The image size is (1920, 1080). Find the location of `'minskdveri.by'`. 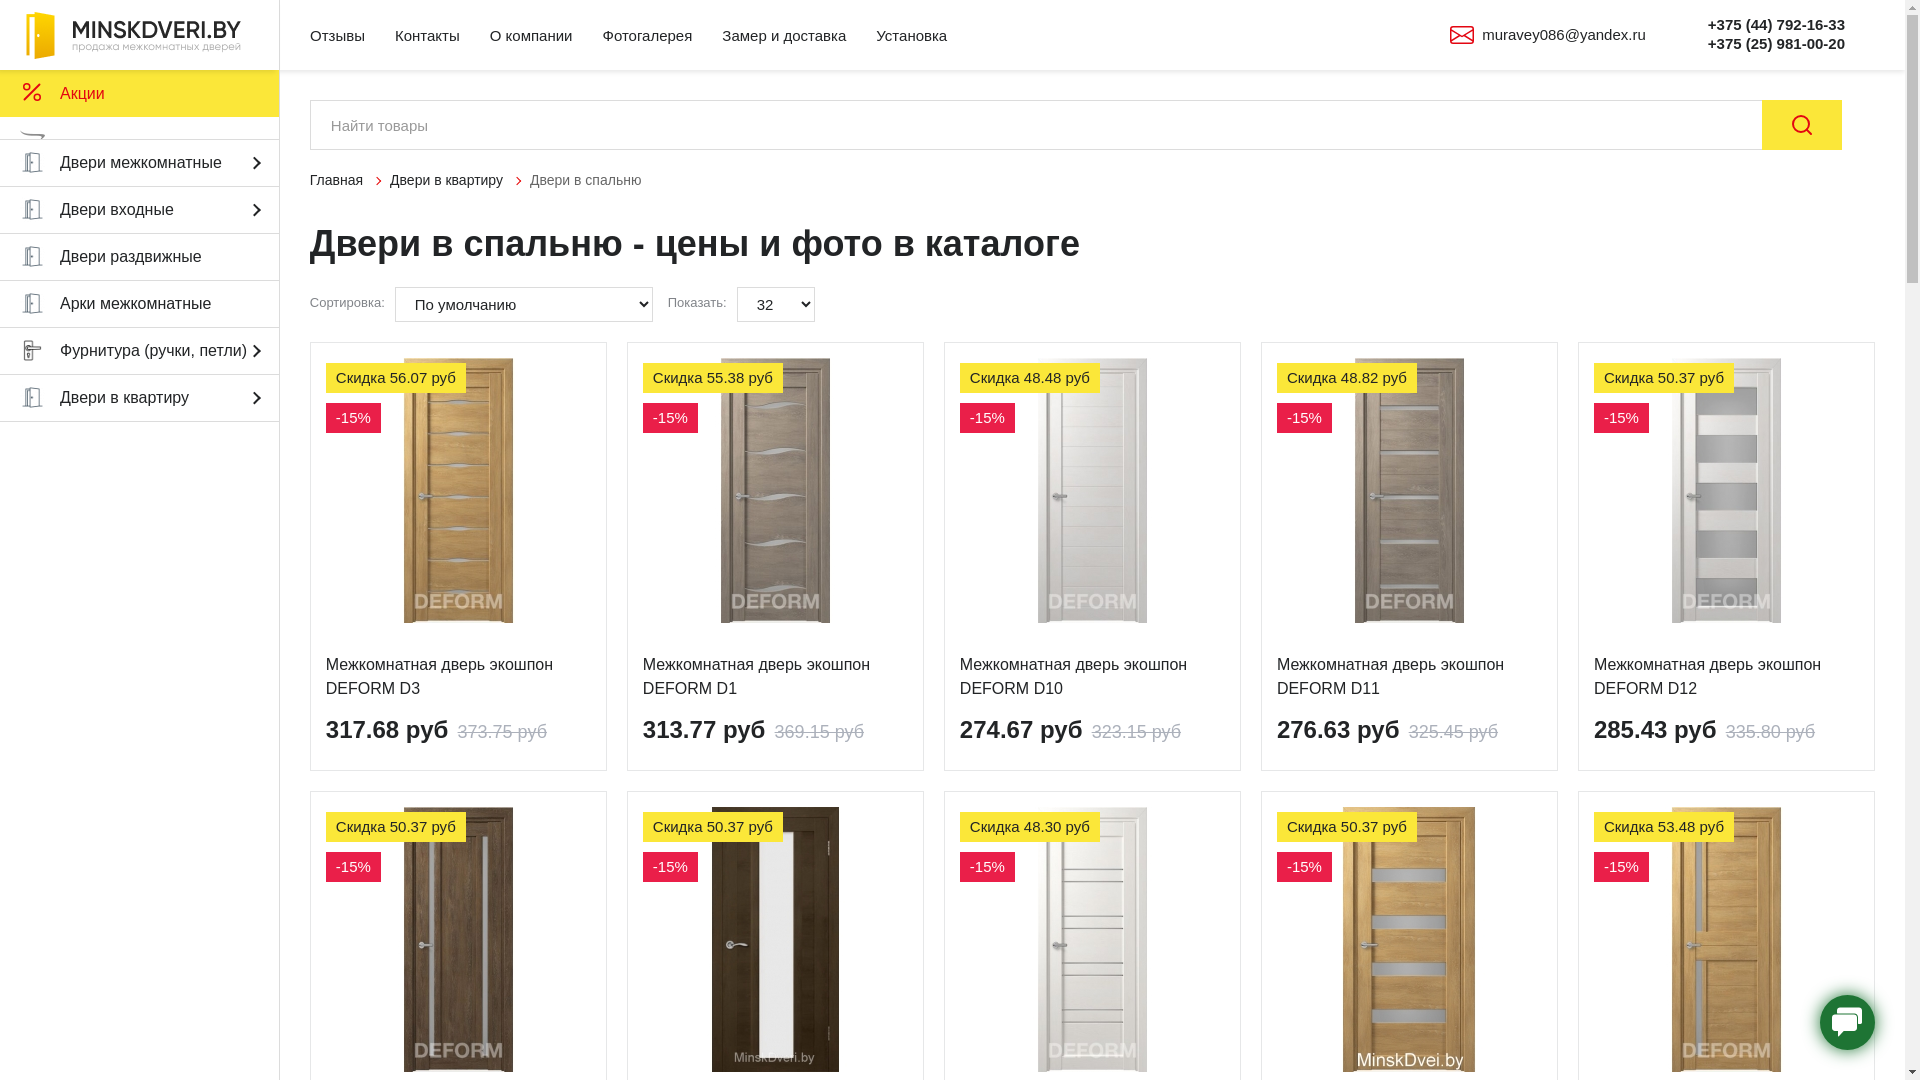

'minskdveri.by' is located at coordinates (138, 34).